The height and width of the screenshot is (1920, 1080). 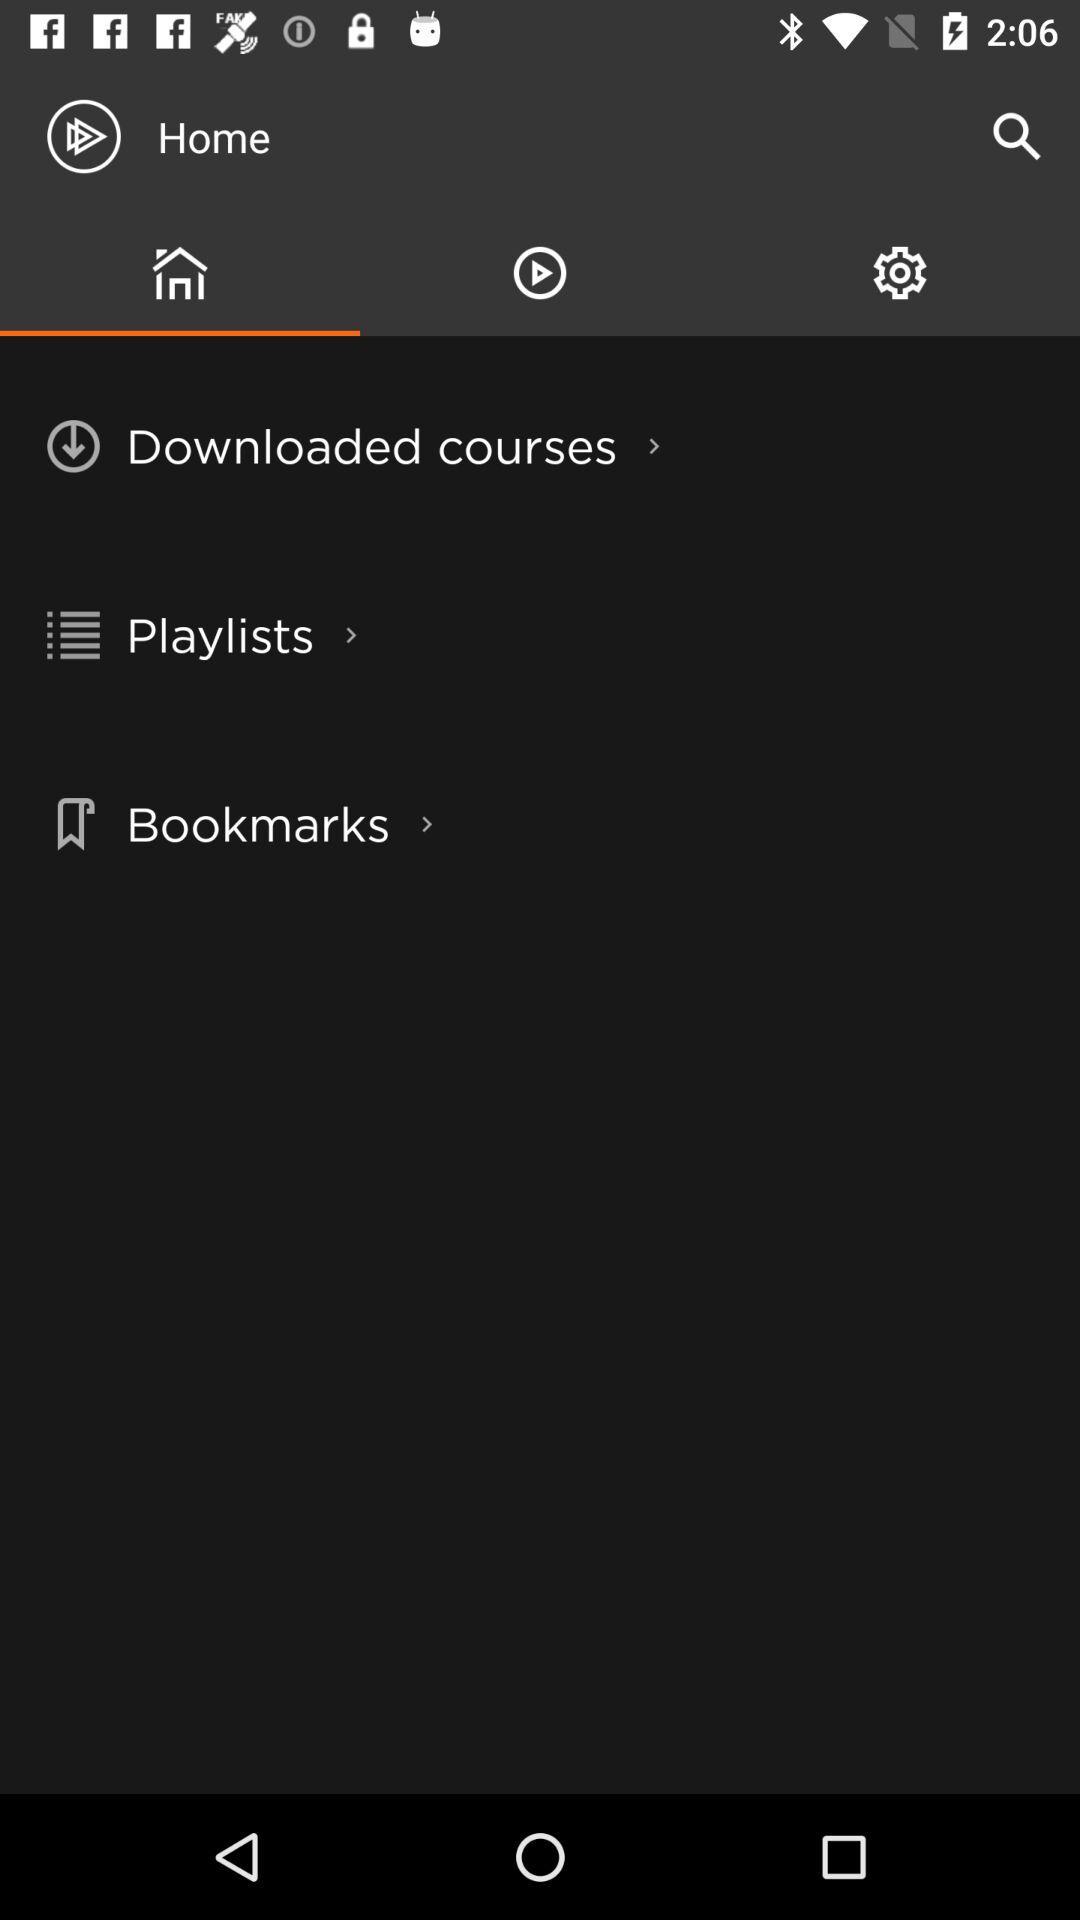 What do you see at coordinates (898, 272) in the screenshot?
I see `the settings icon` at bounding box center [898, 272].